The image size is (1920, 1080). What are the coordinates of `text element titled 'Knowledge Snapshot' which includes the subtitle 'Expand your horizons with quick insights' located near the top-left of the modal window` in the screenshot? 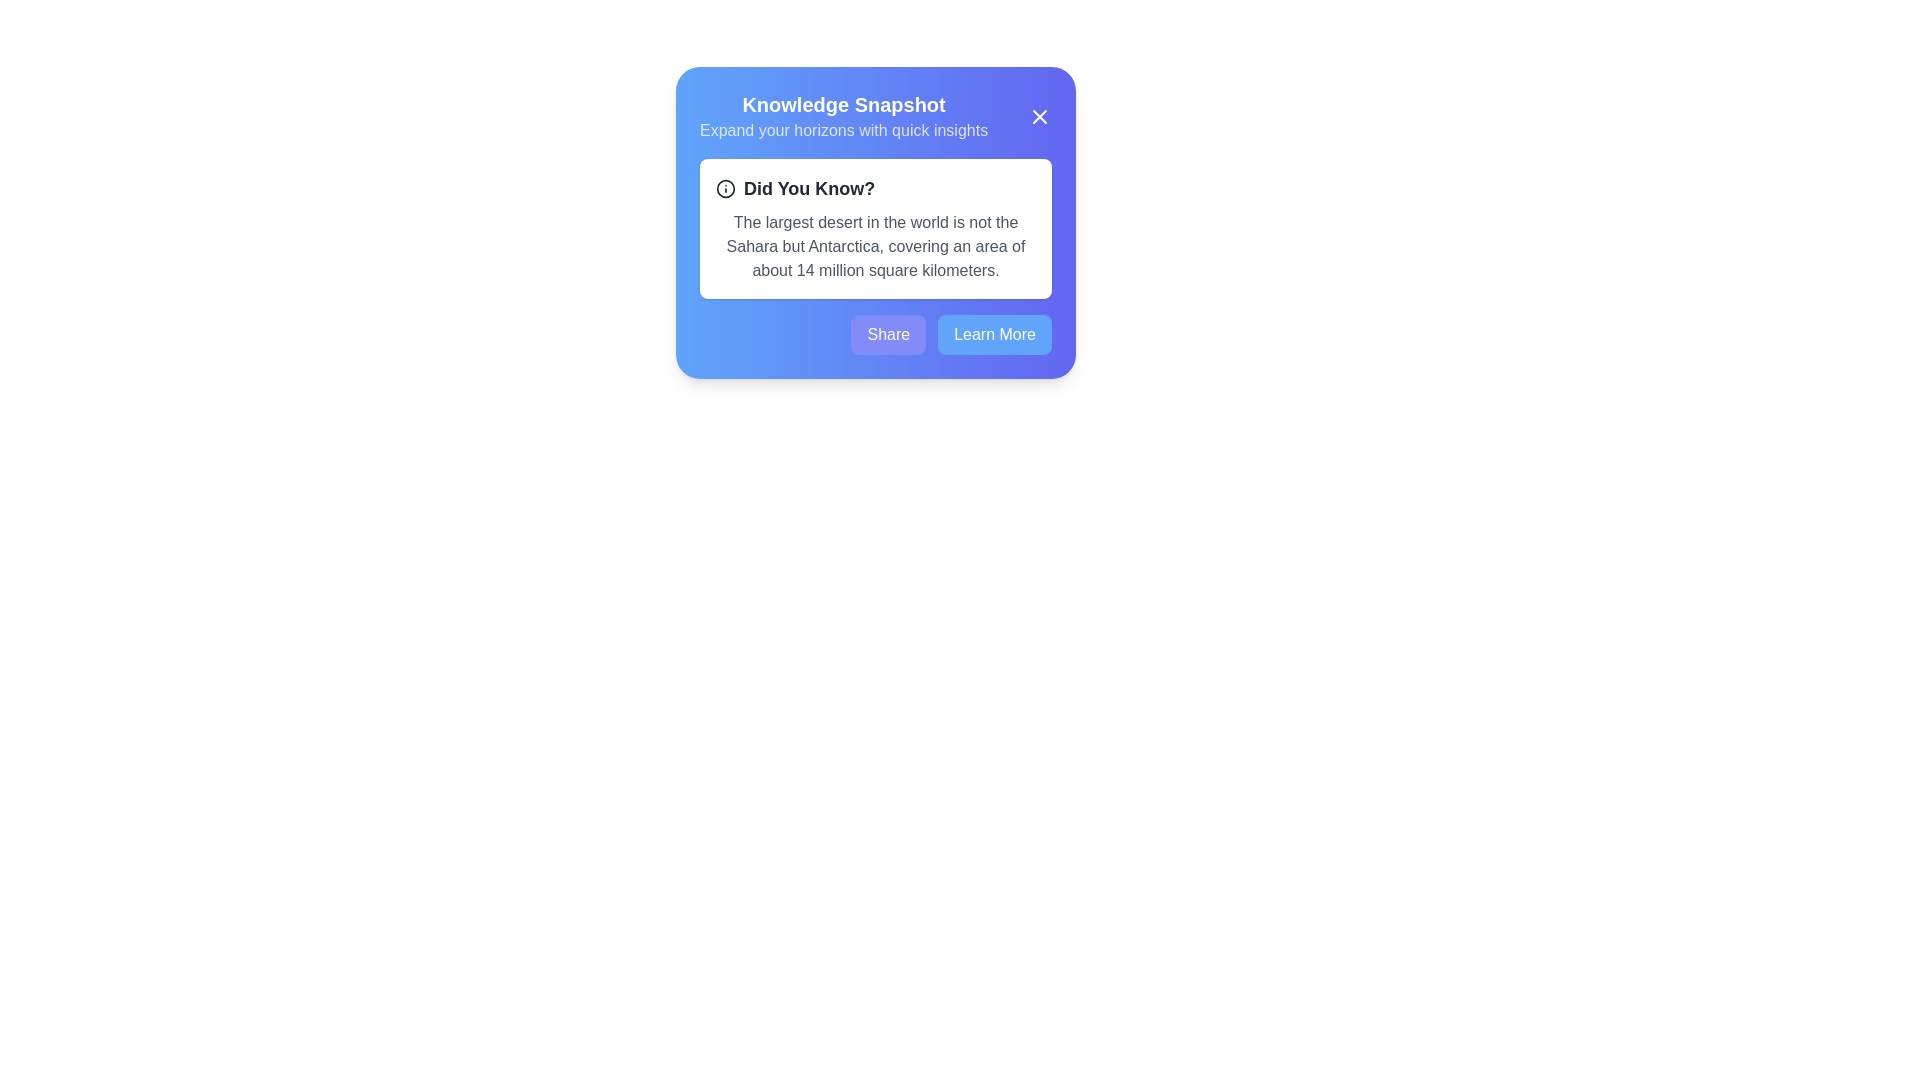 It's located at (844, 116).